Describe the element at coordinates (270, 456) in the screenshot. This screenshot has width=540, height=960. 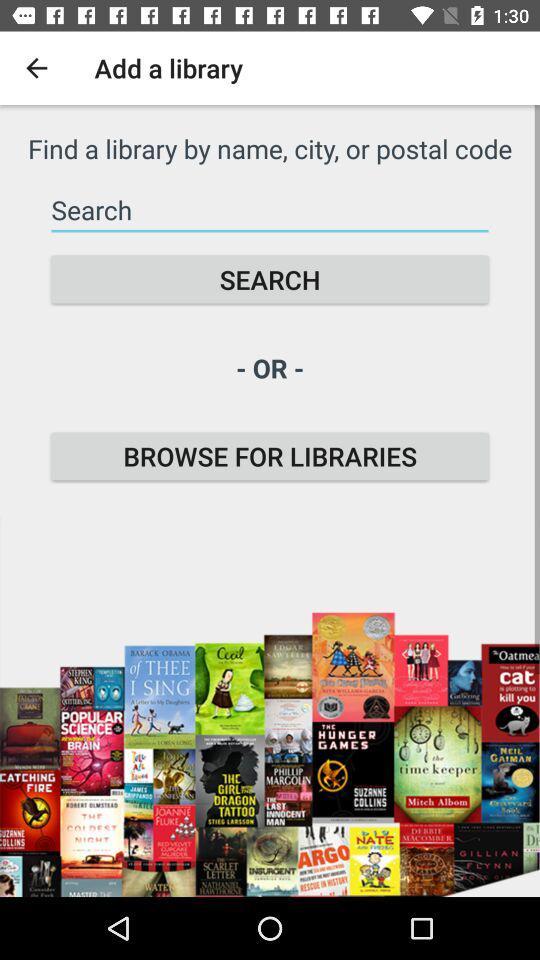
I see `the browse for libraries item` at that location.